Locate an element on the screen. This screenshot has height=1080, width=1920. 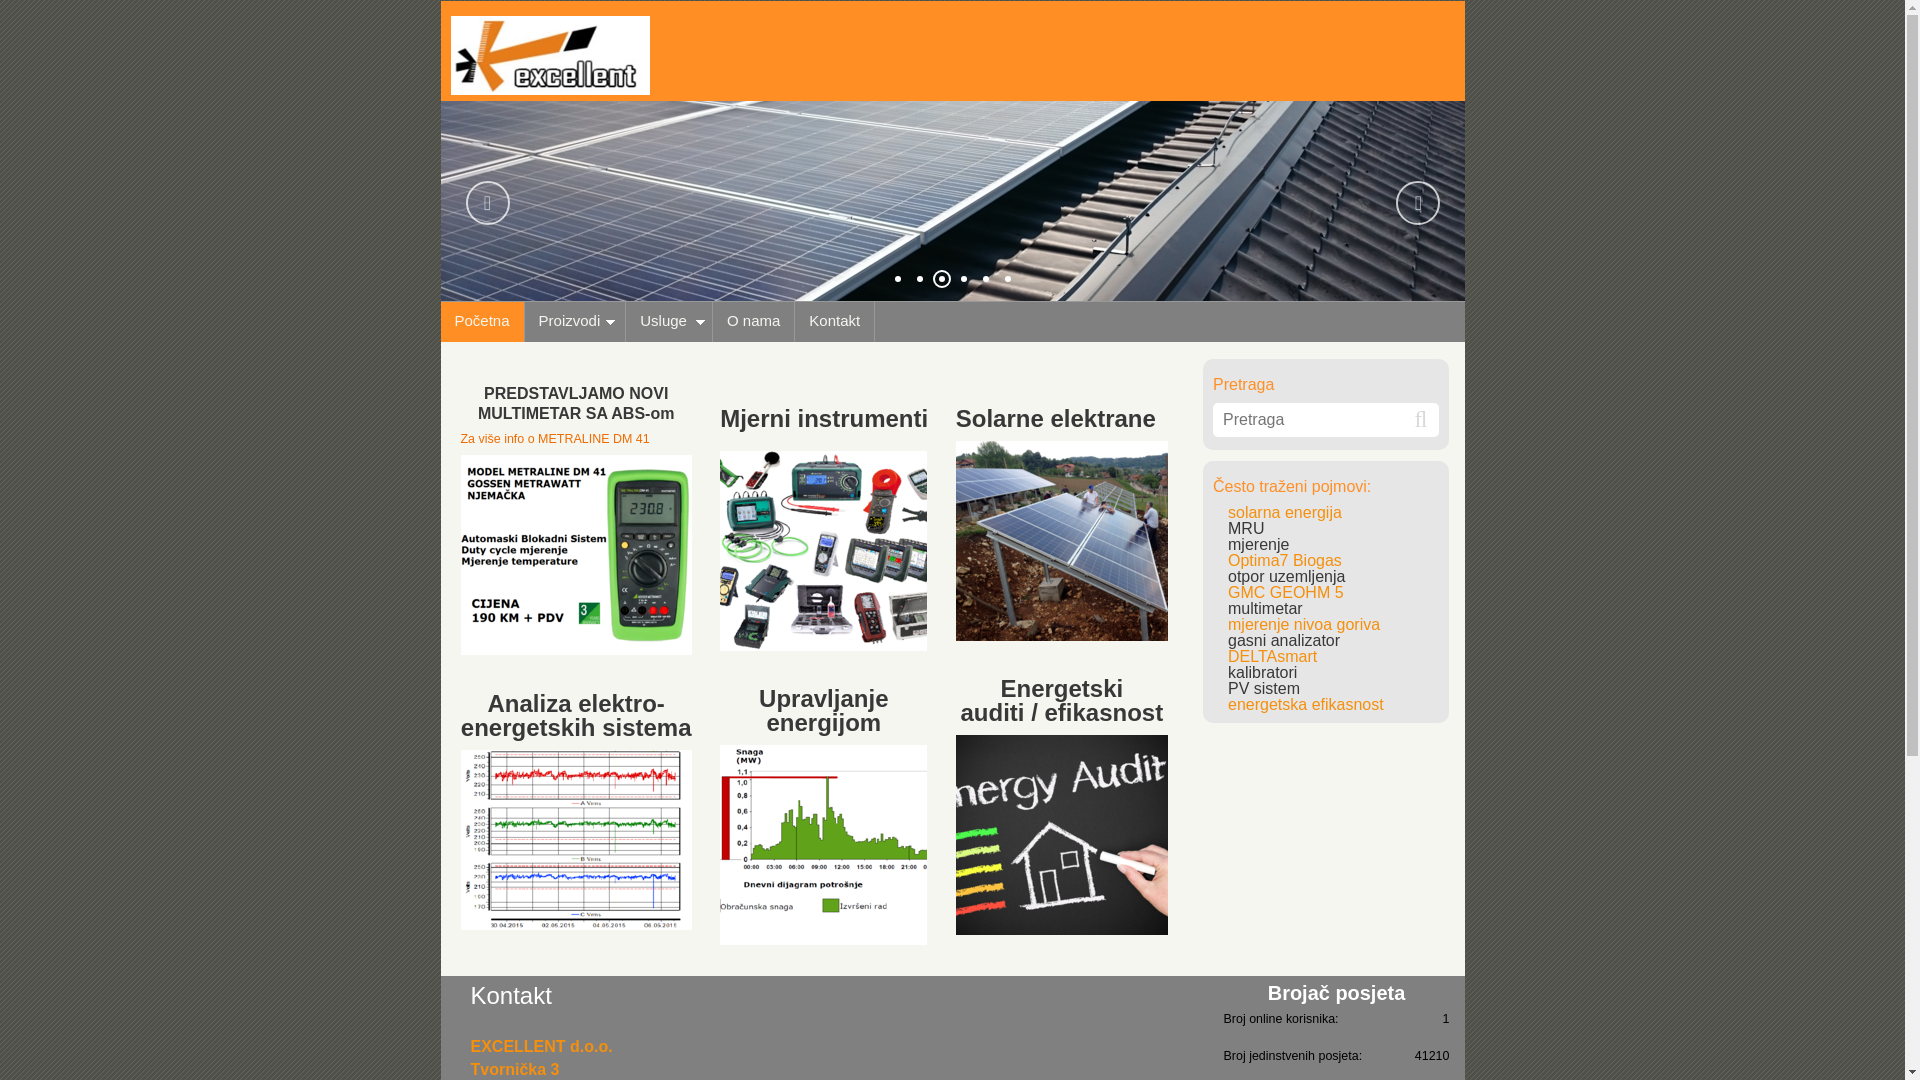
'otpor uzemljenja' is located at coordinates (1286, 576).